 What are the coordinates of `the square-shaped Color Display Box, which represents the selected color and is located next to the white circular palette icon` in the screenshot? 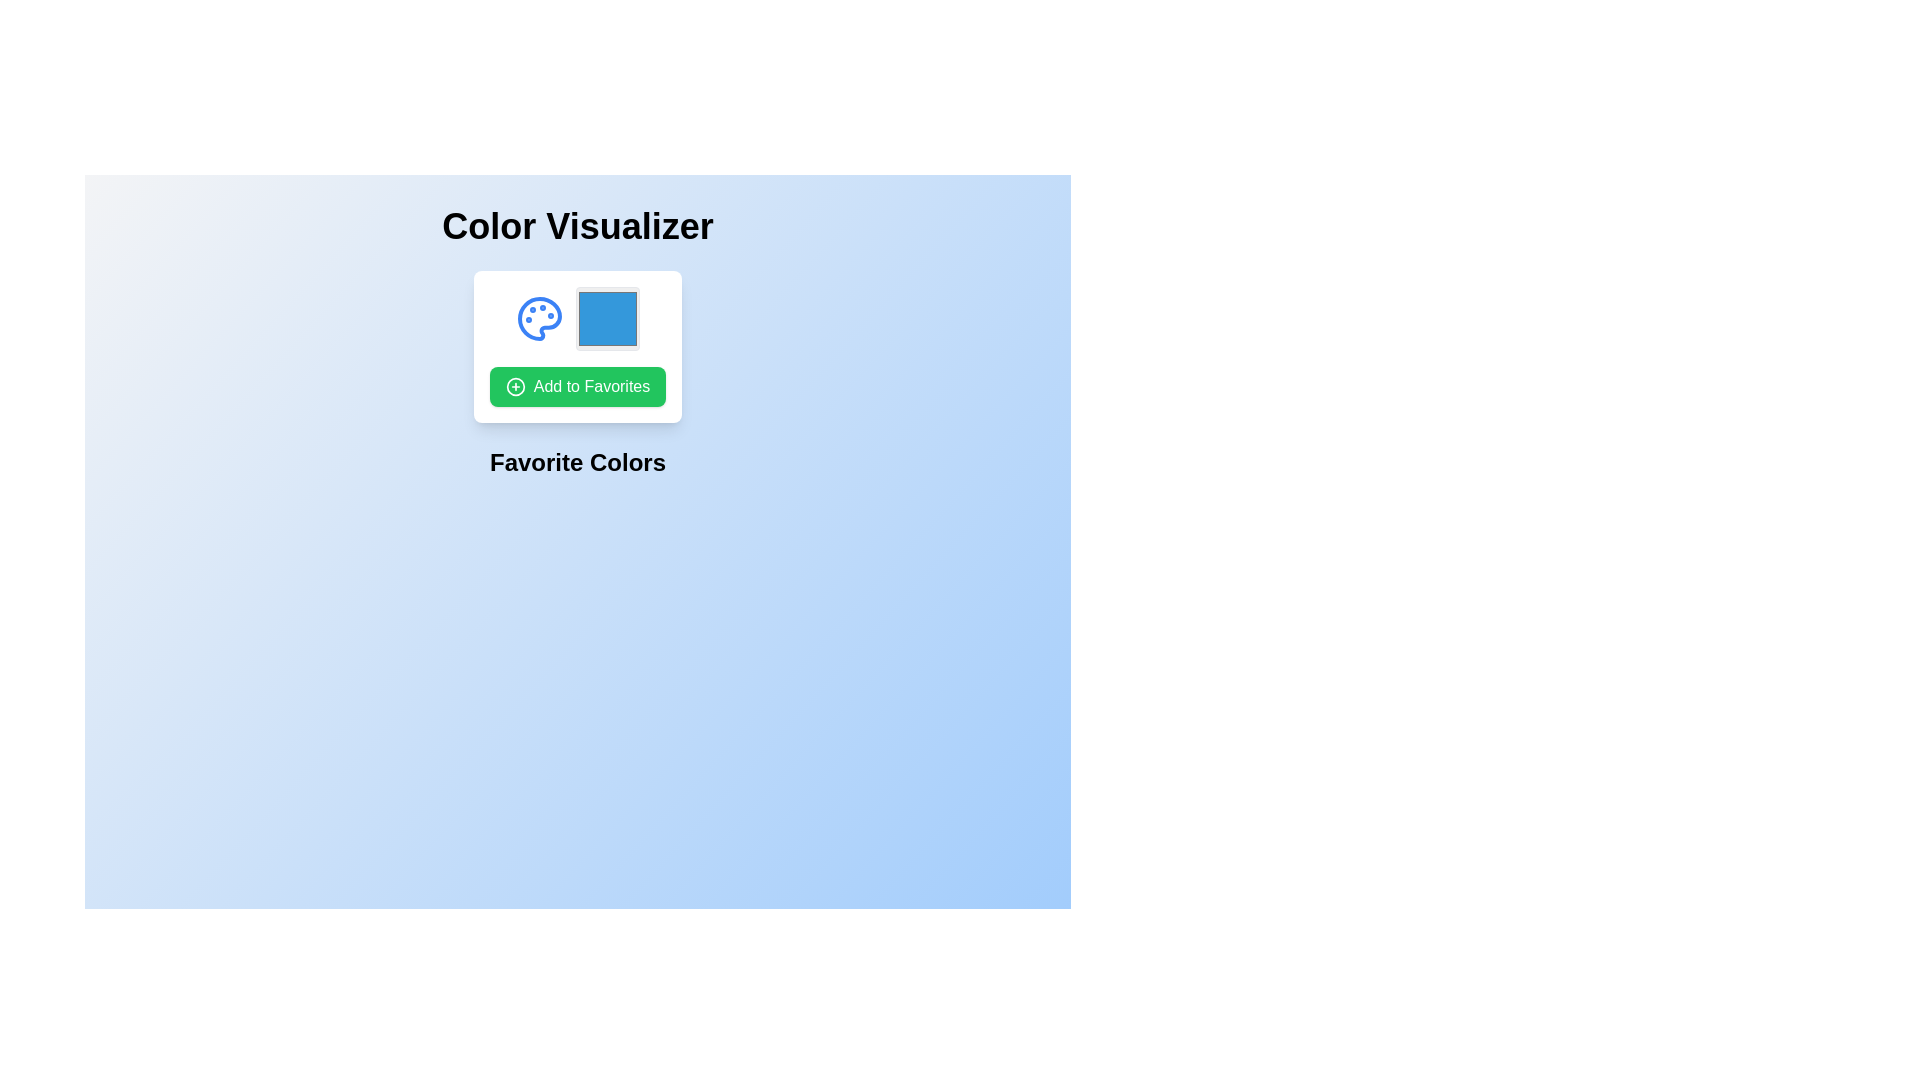 It's located at (576, 346).